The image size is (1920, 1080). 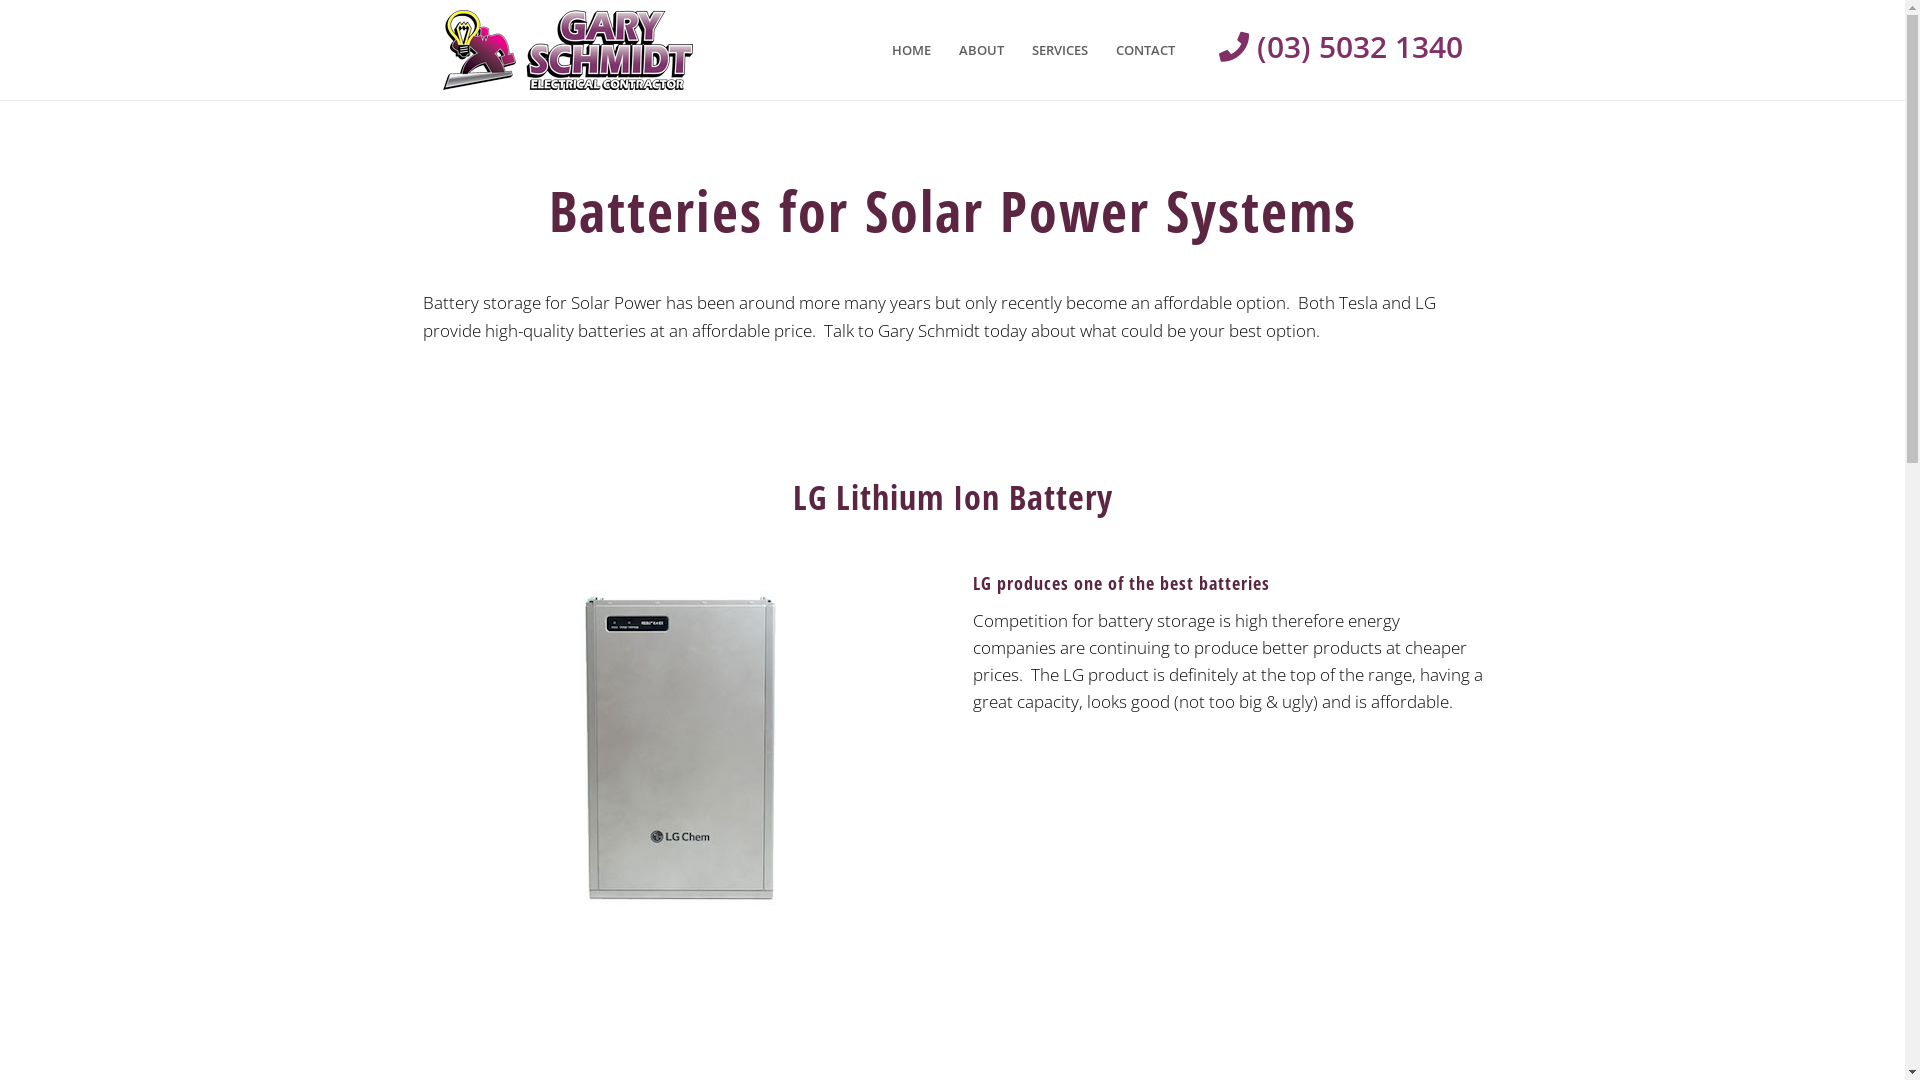 What do you see at coordinates (943, 49) in the screenshot?
I see `'ABOUT'` at bounding box center [943, 49].